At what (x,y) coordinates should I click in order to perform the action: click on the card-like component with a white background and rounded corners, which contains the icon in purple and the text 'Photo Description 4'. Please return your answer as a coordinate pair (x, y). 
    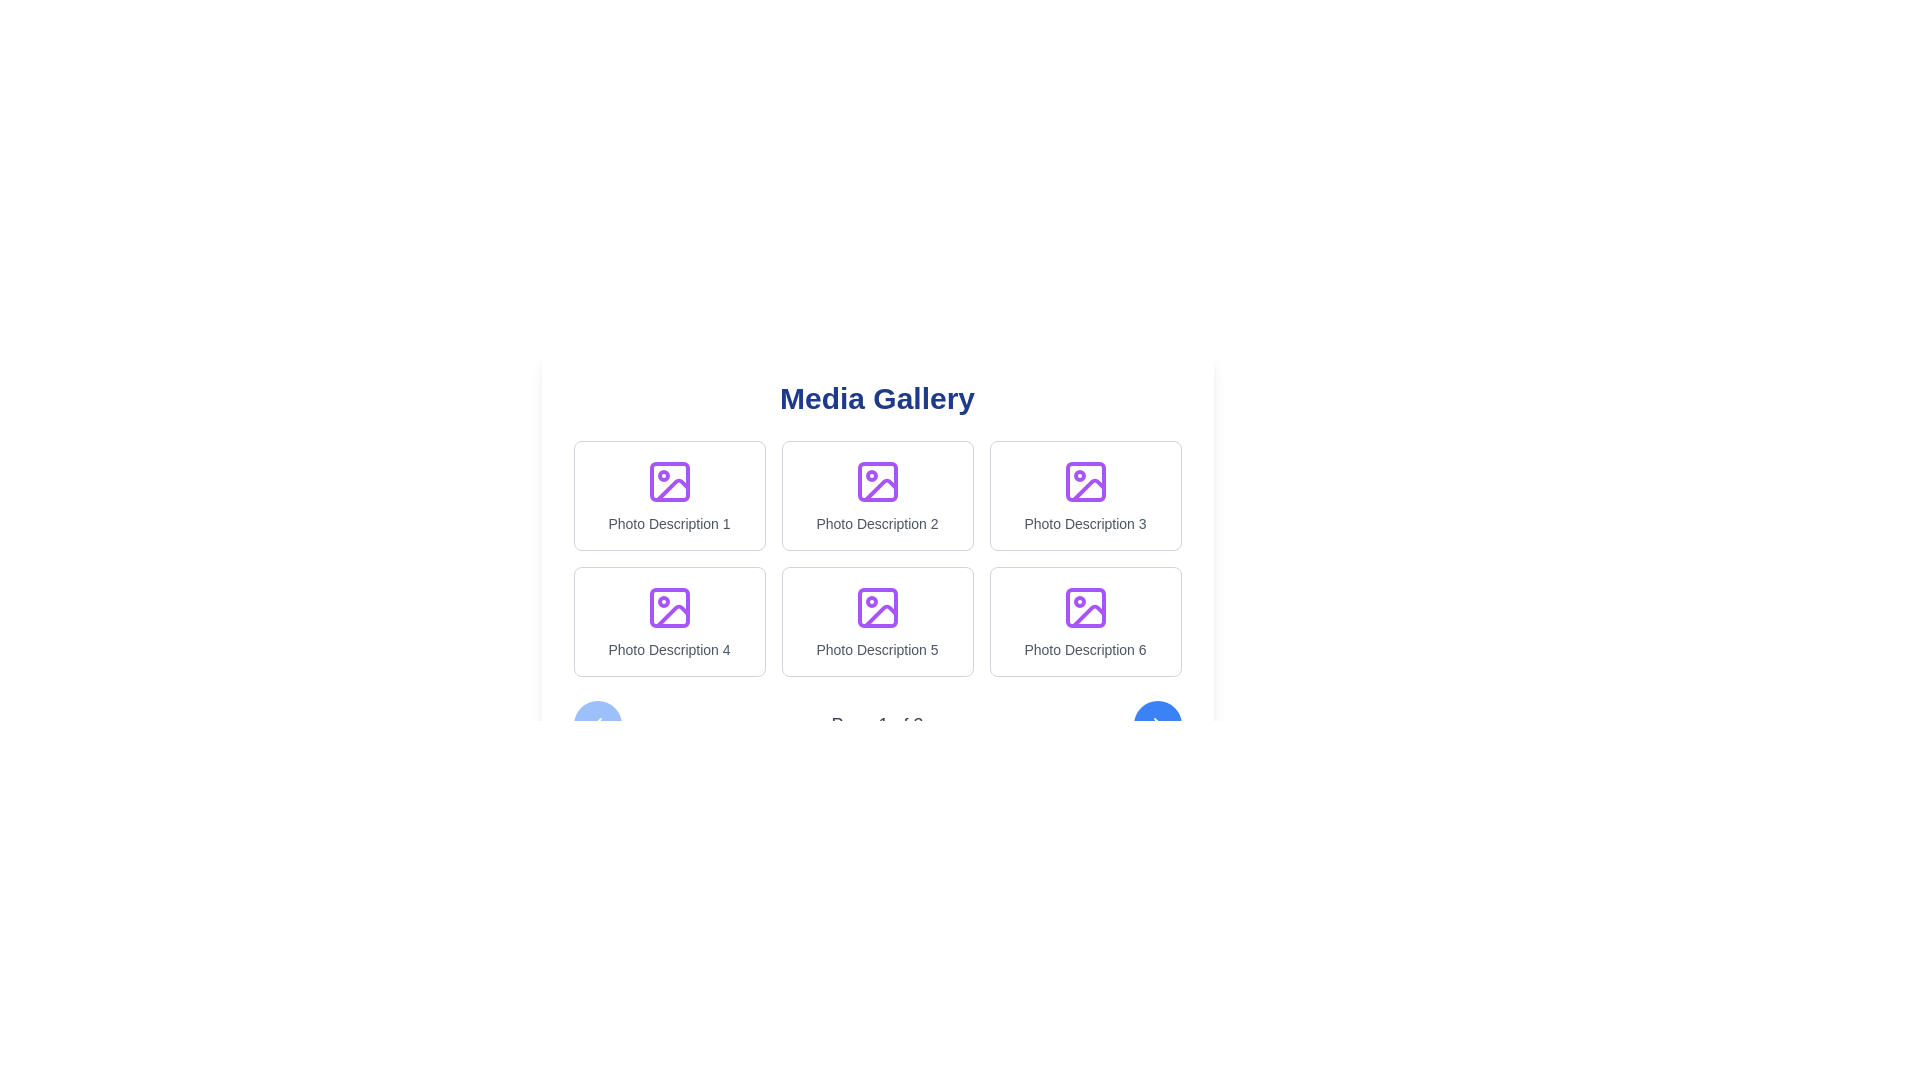
    Looking at the image, I should click on (669, 620).